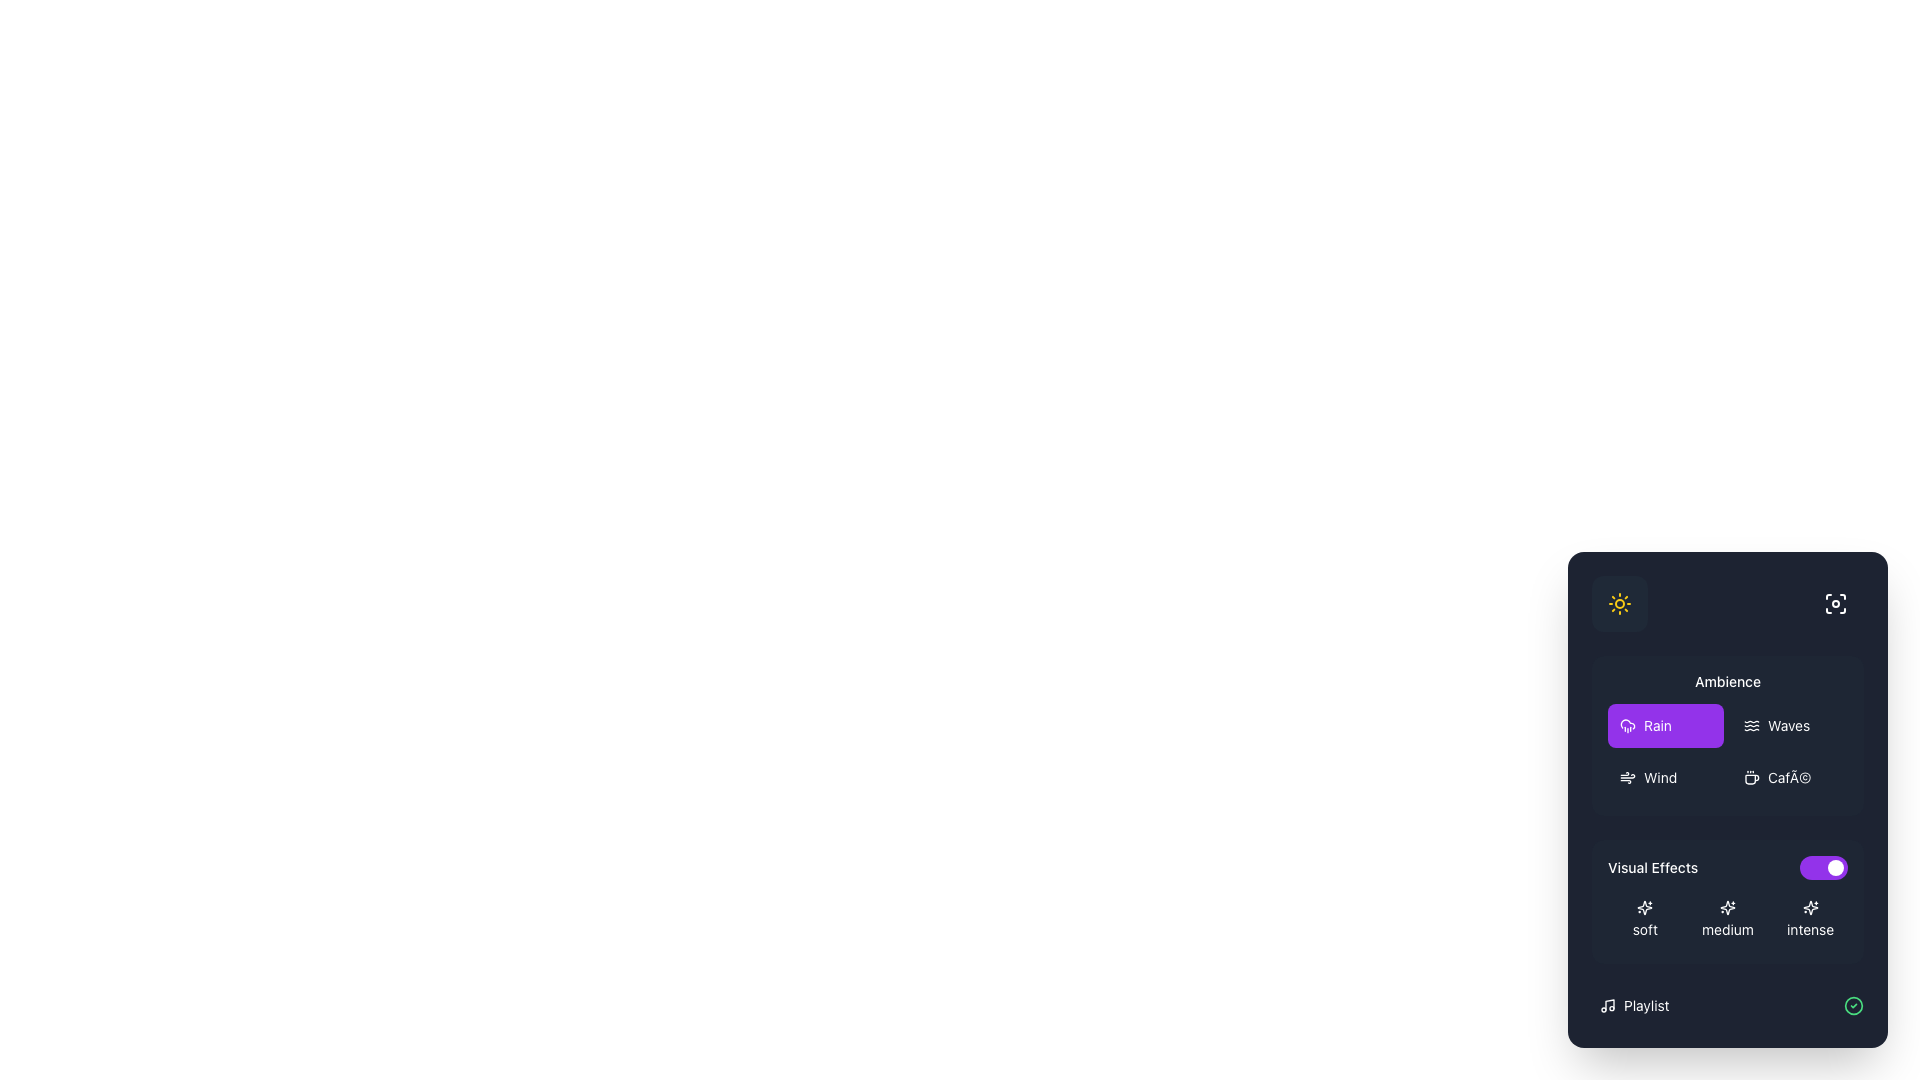  What do you see at coordinates (1627, 724) in the screenshot?
I see `the 'Rain' ambiance selection button located in the 'Ambience' section` at bounding box center [1627, 724].